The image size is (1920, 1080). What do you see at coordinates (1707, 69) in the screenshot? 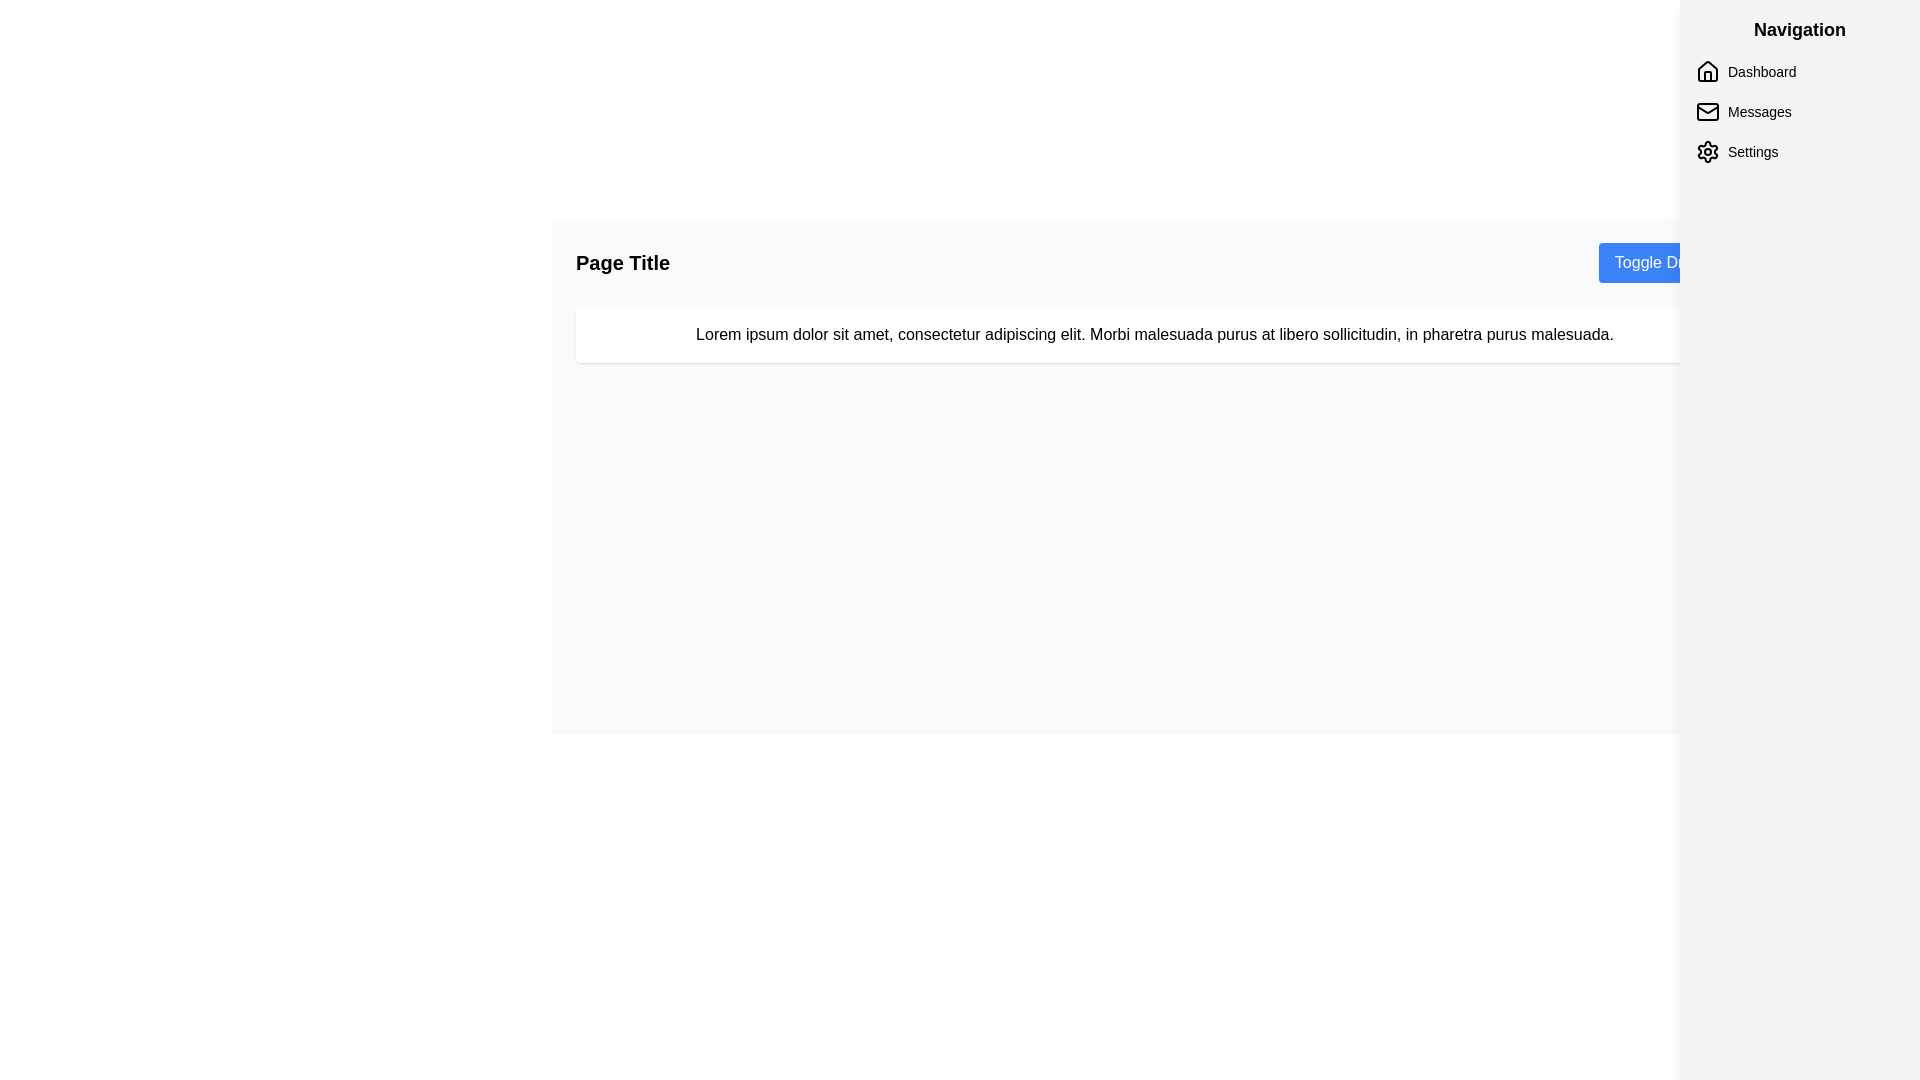
I see `the home icon graphical component located in the navigation sidebar, represented by a house outline with a triangular roof and a rectangular base` at bounding box center [1707, 69].